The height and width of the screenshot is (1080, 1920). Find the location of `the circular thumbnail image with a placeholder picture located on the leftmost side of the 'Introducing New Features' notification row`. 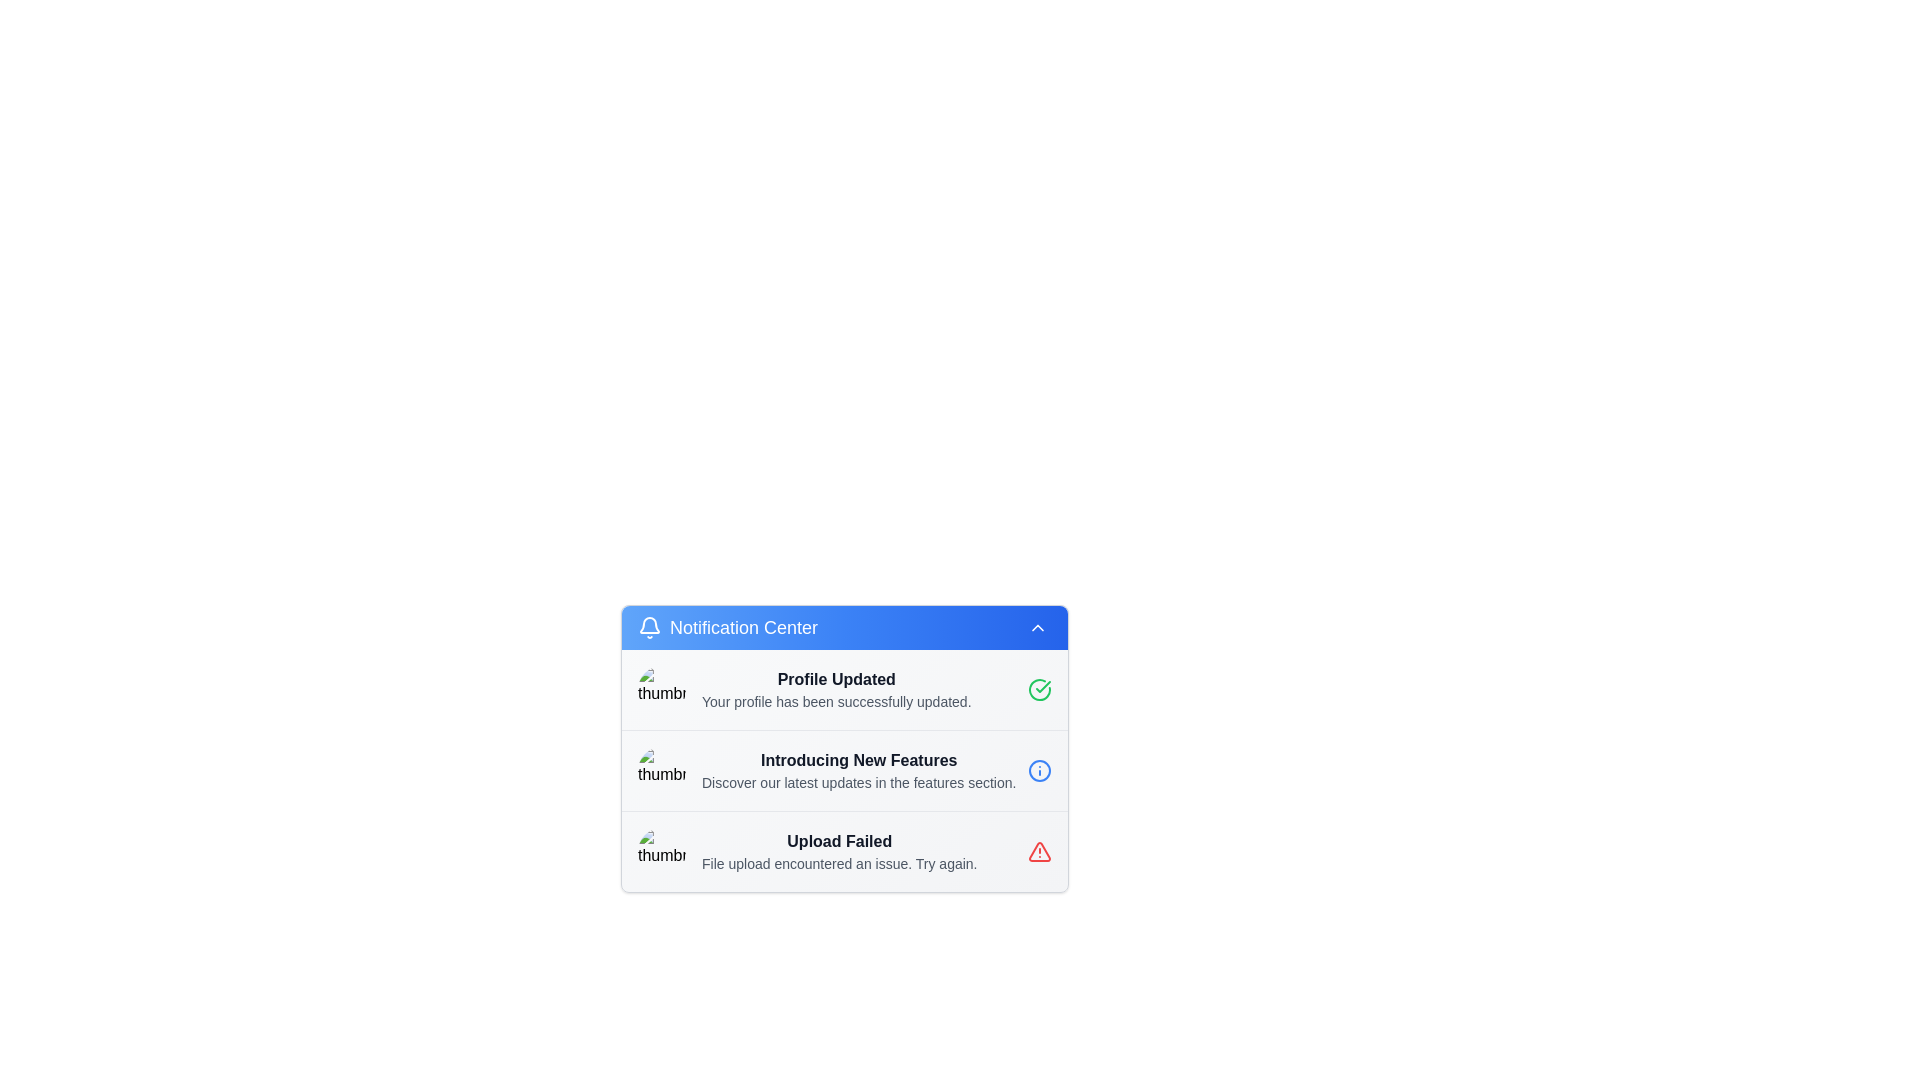

the circular thumbnail image with a placeholder picture located on the leftmost side of the 'Introducing New Features' notification row is located at coordinates (662, 770).